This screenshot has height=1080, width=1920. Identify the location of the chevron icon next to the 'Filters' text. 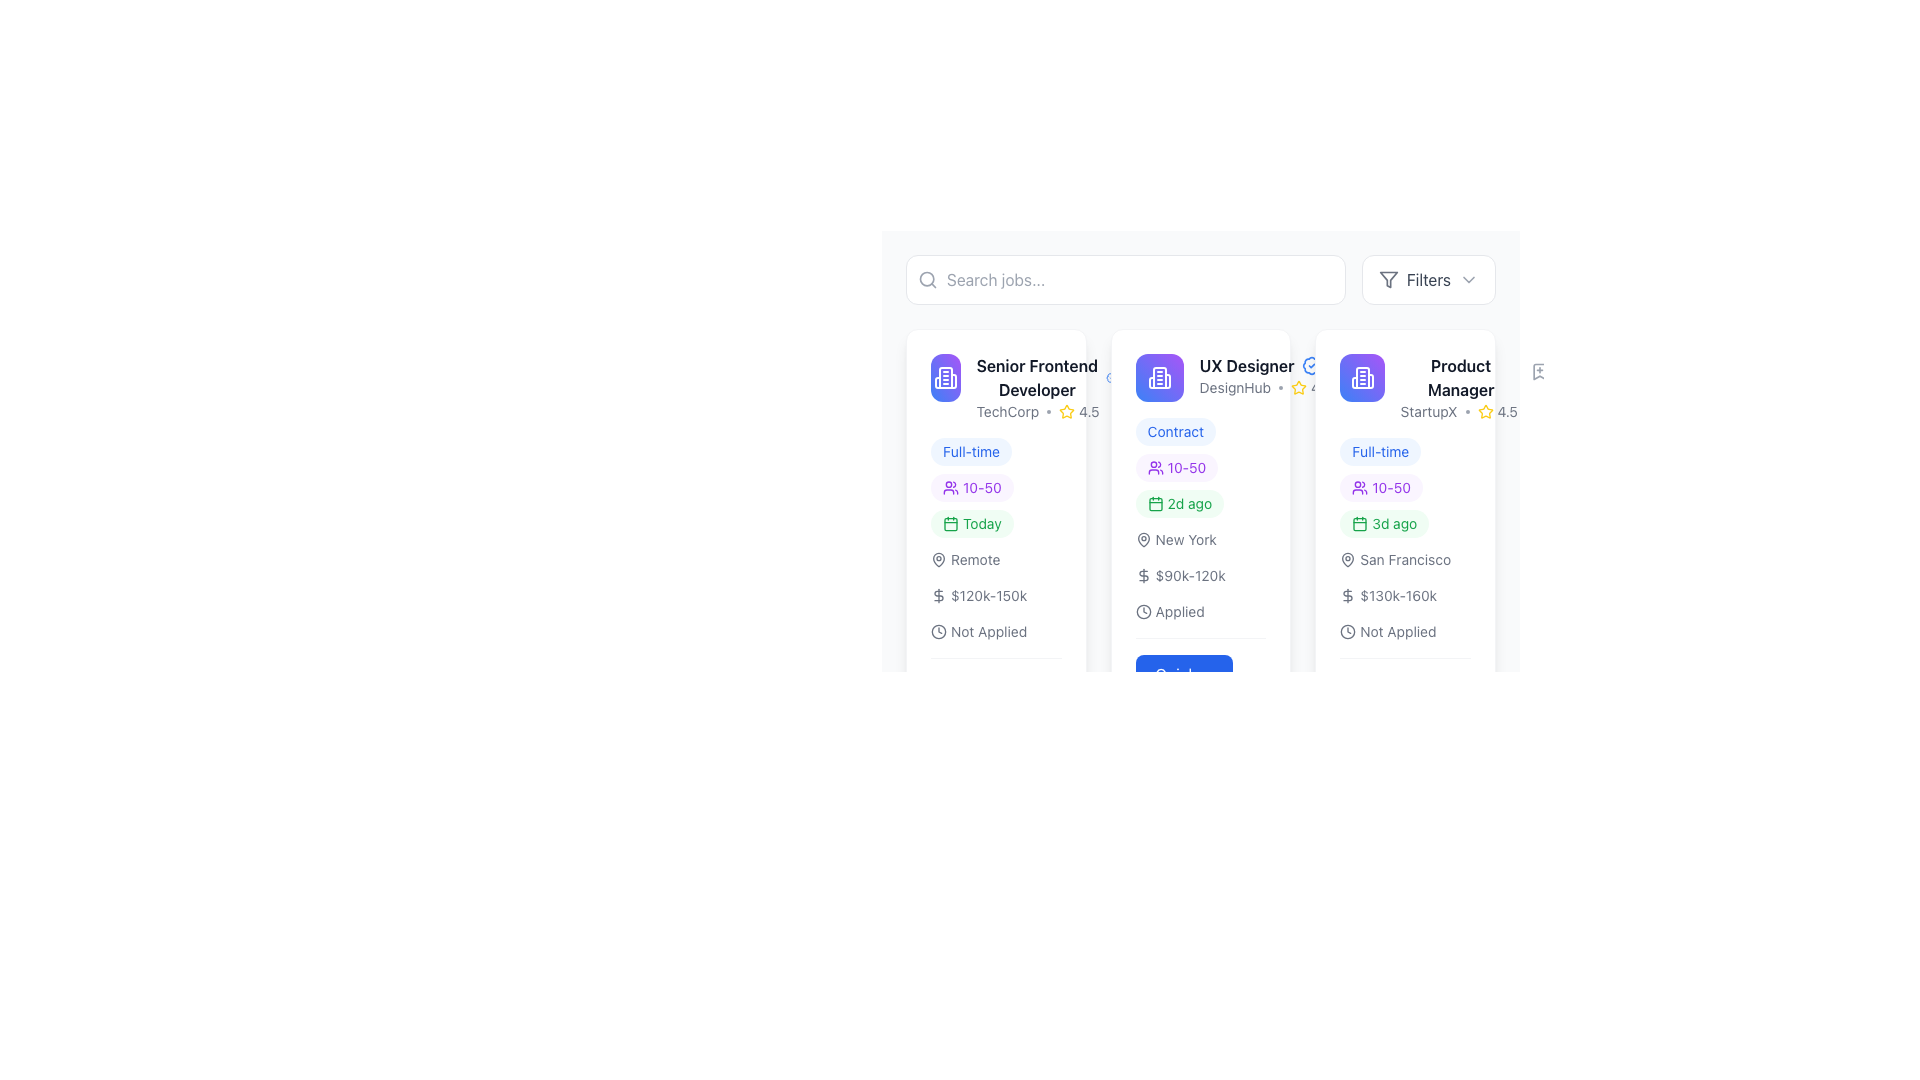
(1468, 280).